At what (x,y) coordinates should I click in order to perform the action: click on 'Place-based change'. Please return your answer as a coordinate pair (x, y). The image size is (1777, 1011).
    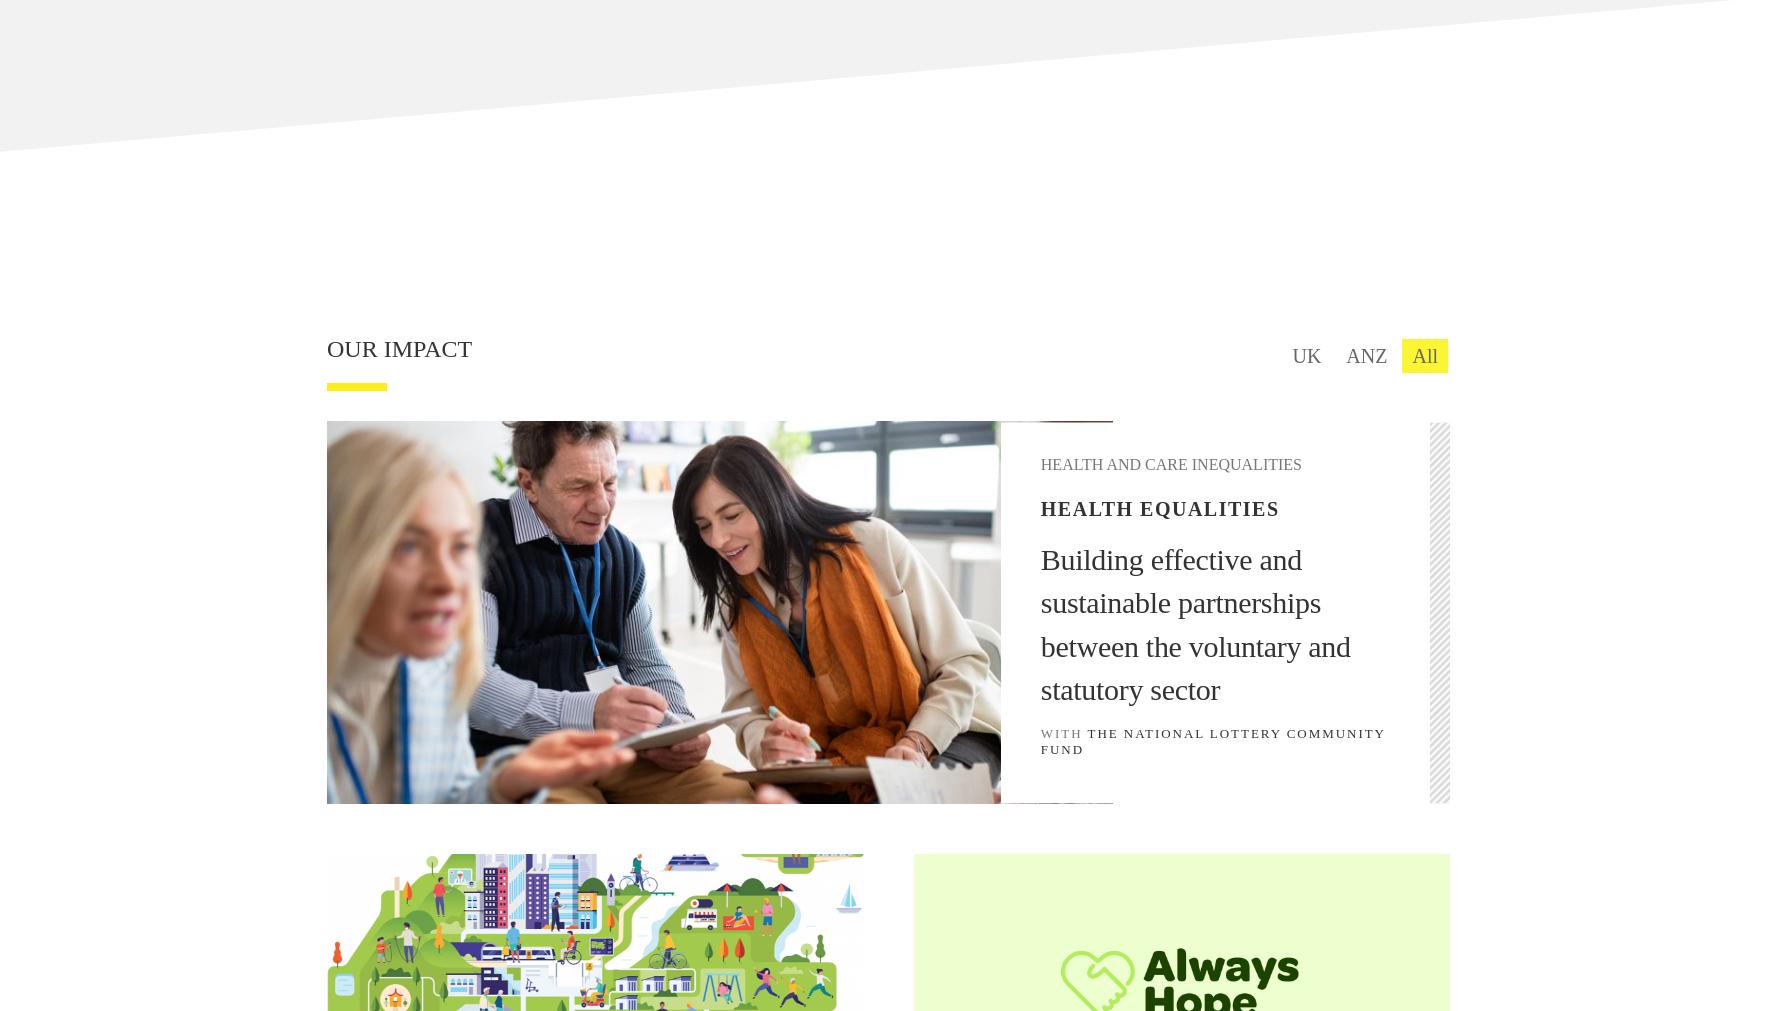
    Looking at the image, I should click on (1280, 353).